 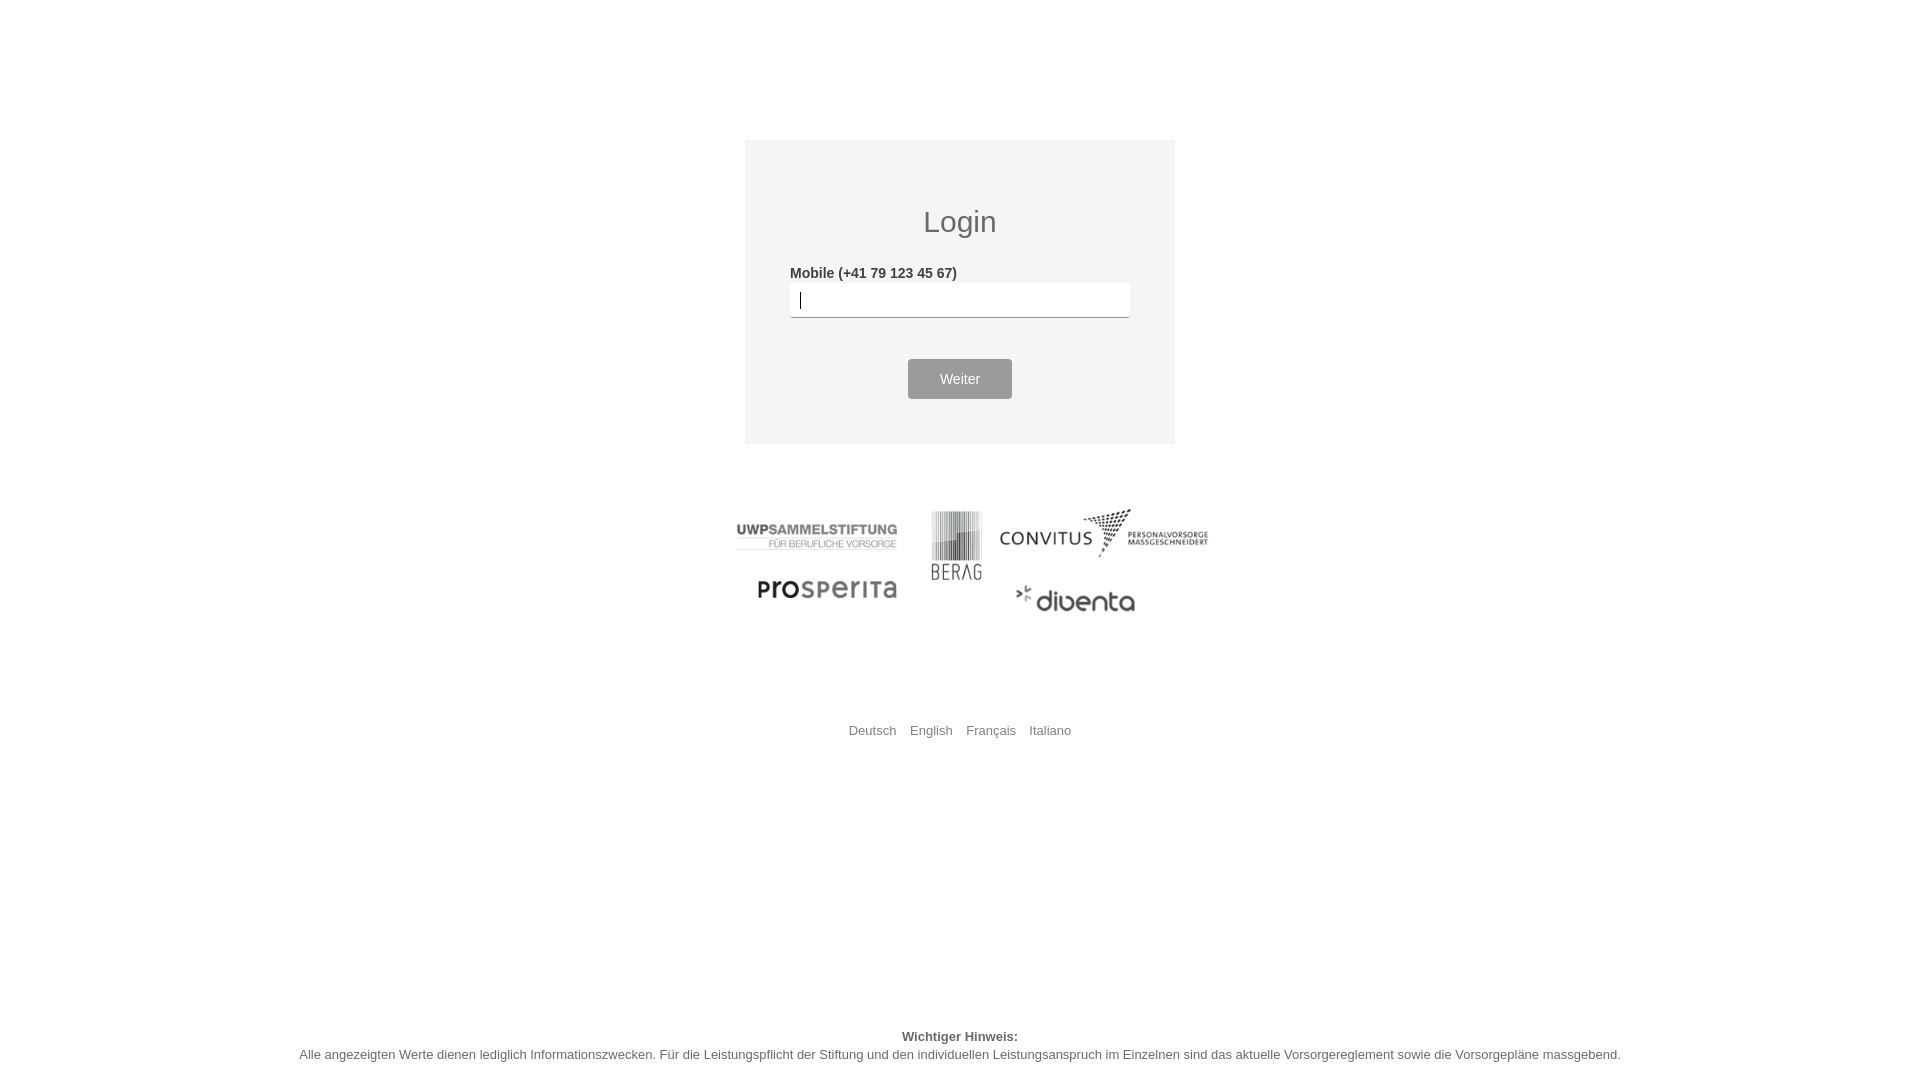 What do you see at coordinates (906, 378) in the screenshot?
I see `'Weiter'` at bounding box center [906, 378].